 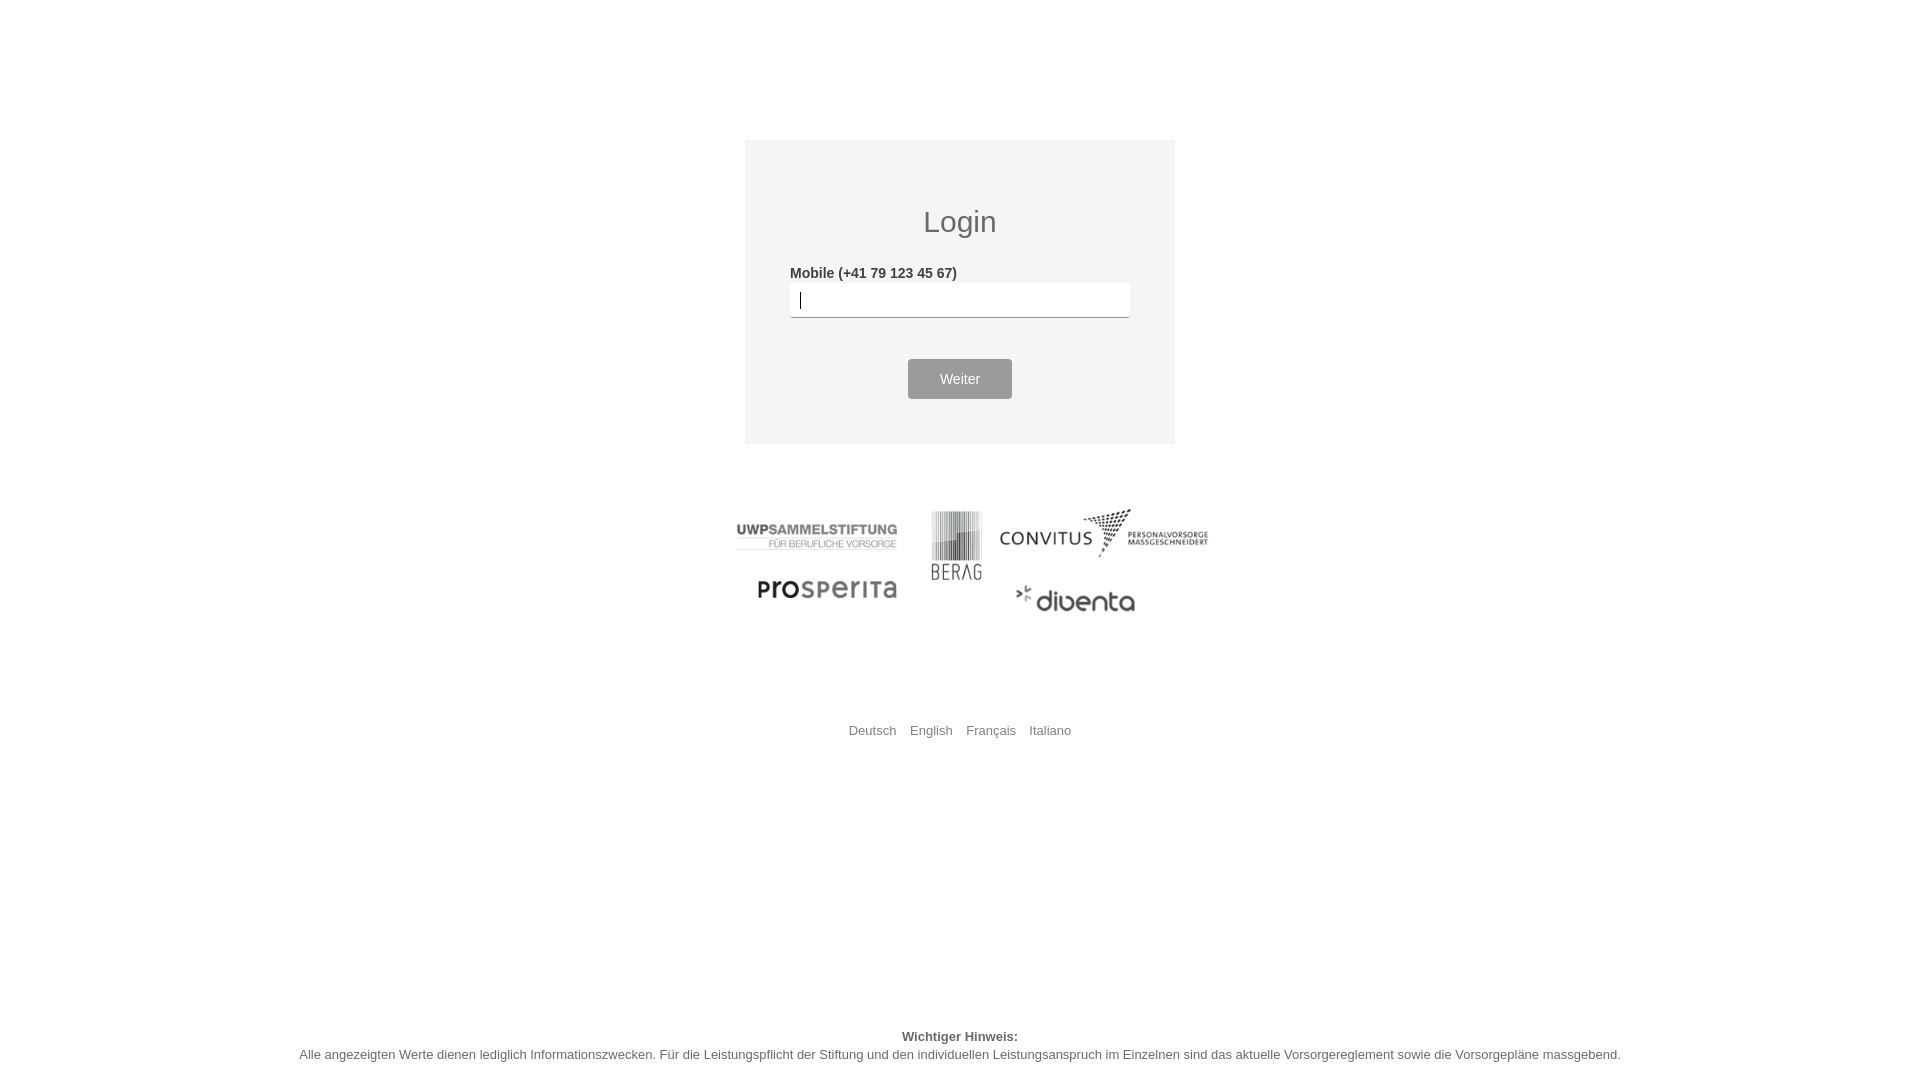 What do you see at coordinates (906, 378) in the screenshot?
I see `'Weiter'` at bounding box center [906, 378].